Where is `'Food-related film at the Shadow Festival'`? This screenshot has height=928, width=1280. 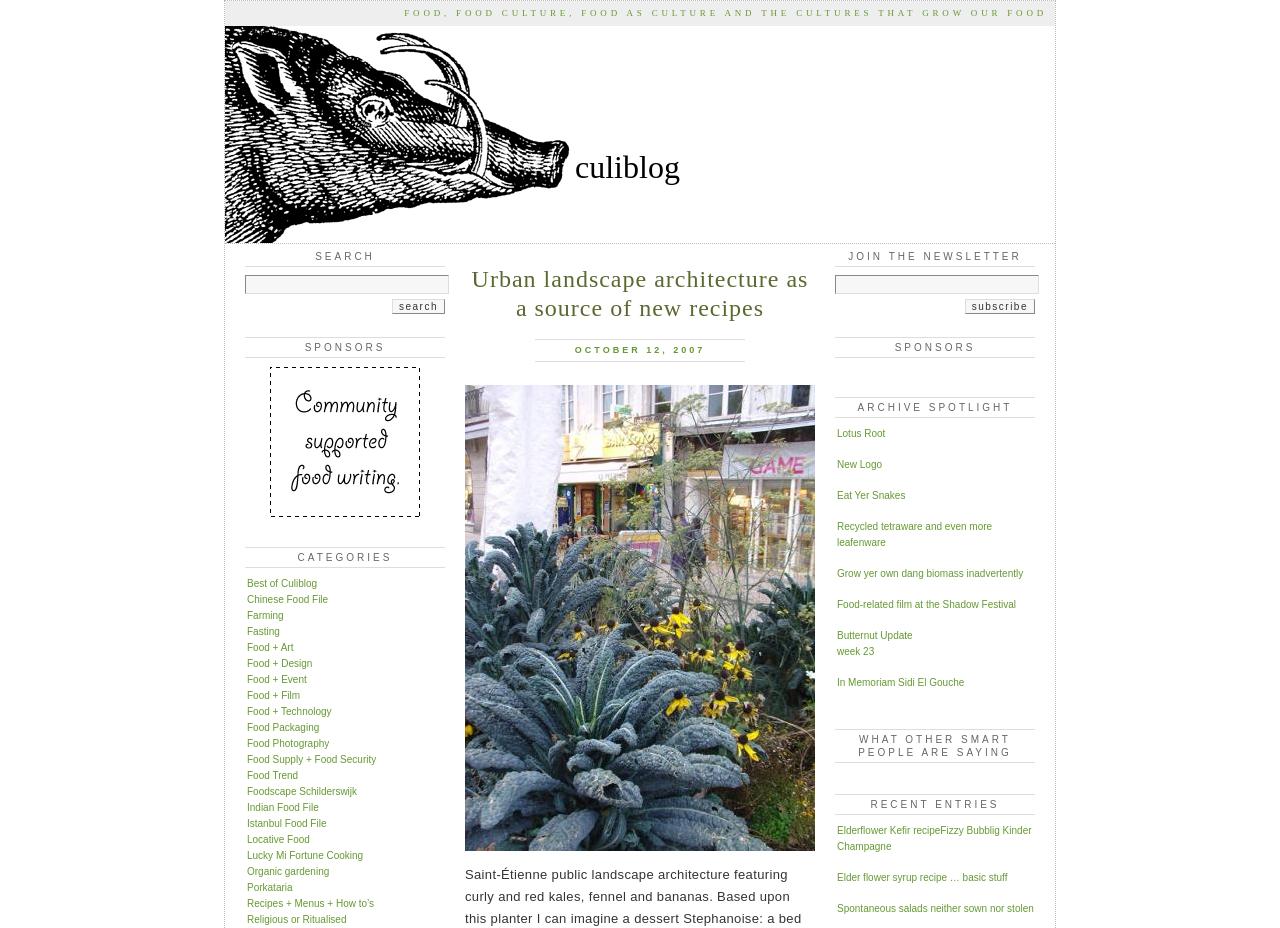
'Food-related film at the Shadow Festival' is located at coordinates (836, 603).